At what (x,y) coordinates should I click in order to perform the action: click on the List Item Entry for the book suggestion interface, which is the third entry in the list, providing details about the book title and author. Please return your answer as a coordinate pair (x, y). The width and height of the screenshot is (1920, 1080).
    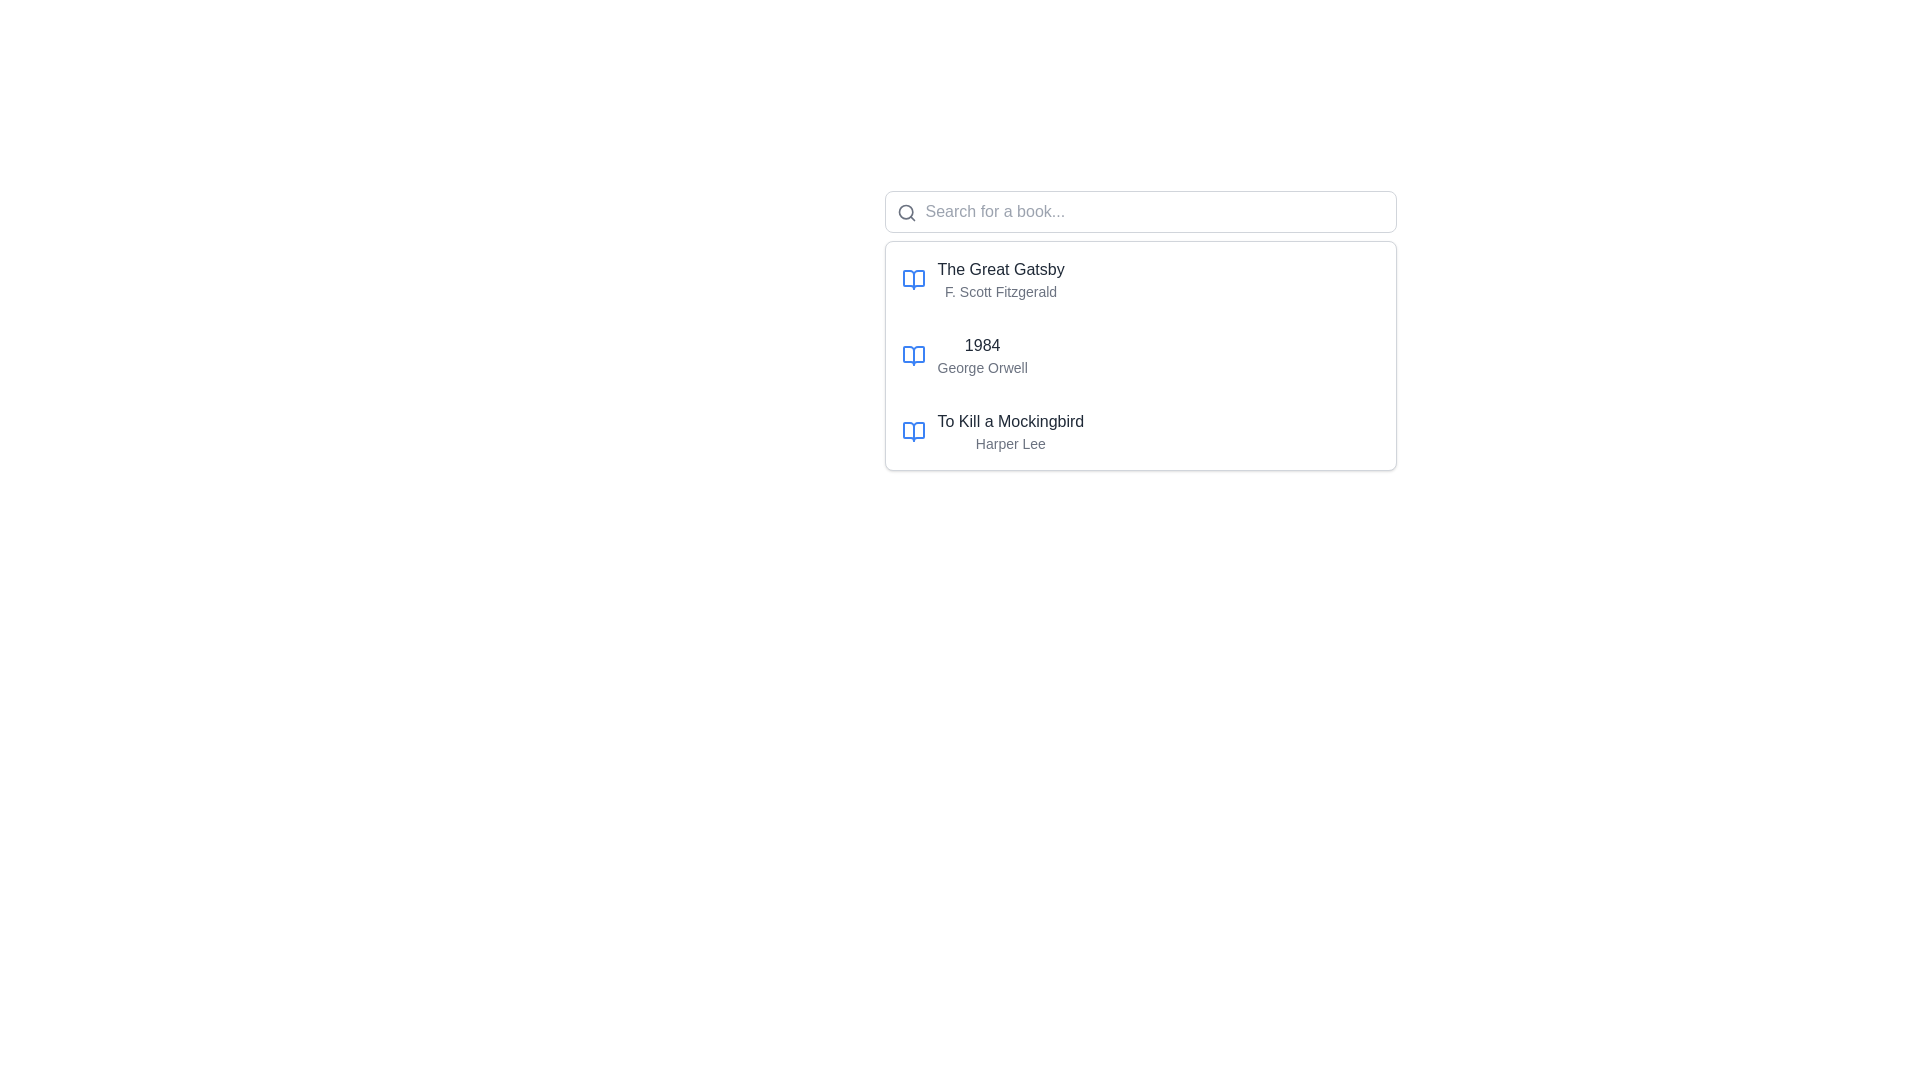
    Looking at the image, I should click on (1140, 431).